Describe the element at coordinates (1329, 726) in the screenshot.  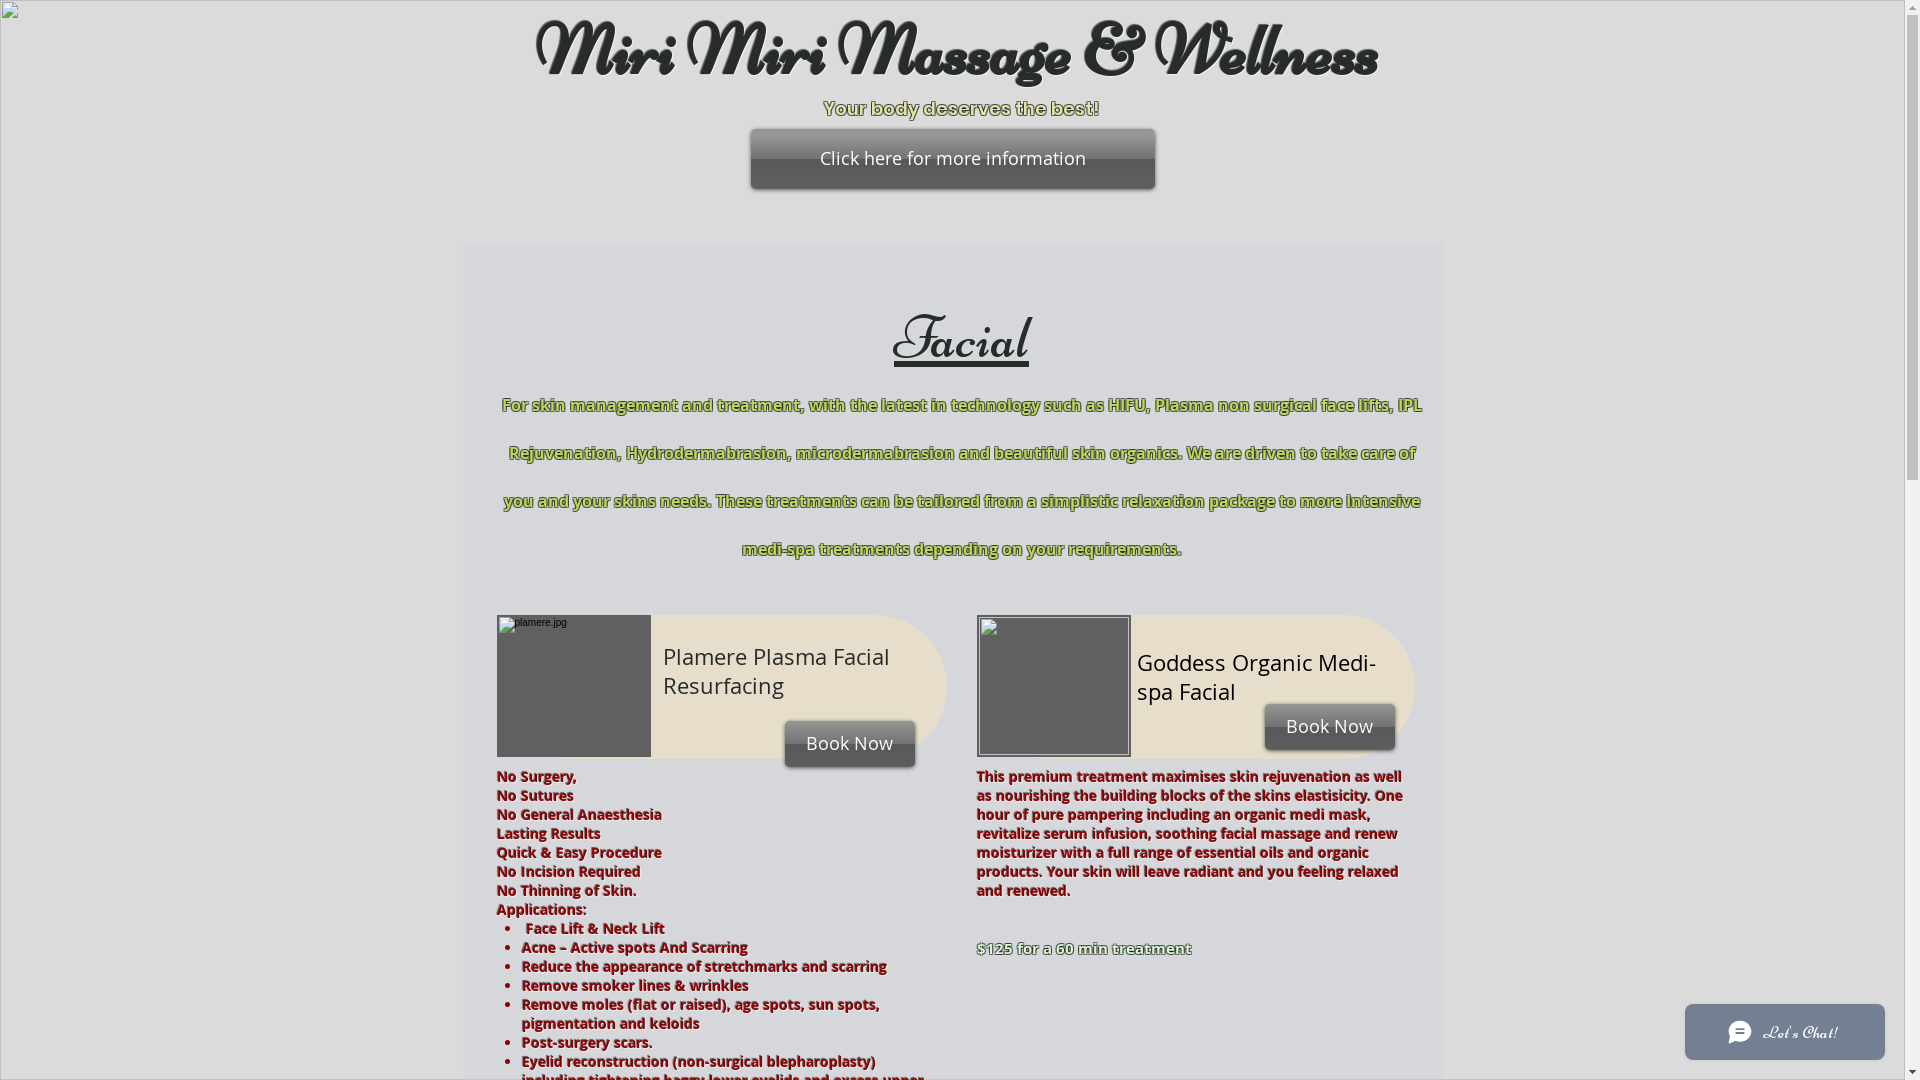
I see `'Book Now'` at that location.